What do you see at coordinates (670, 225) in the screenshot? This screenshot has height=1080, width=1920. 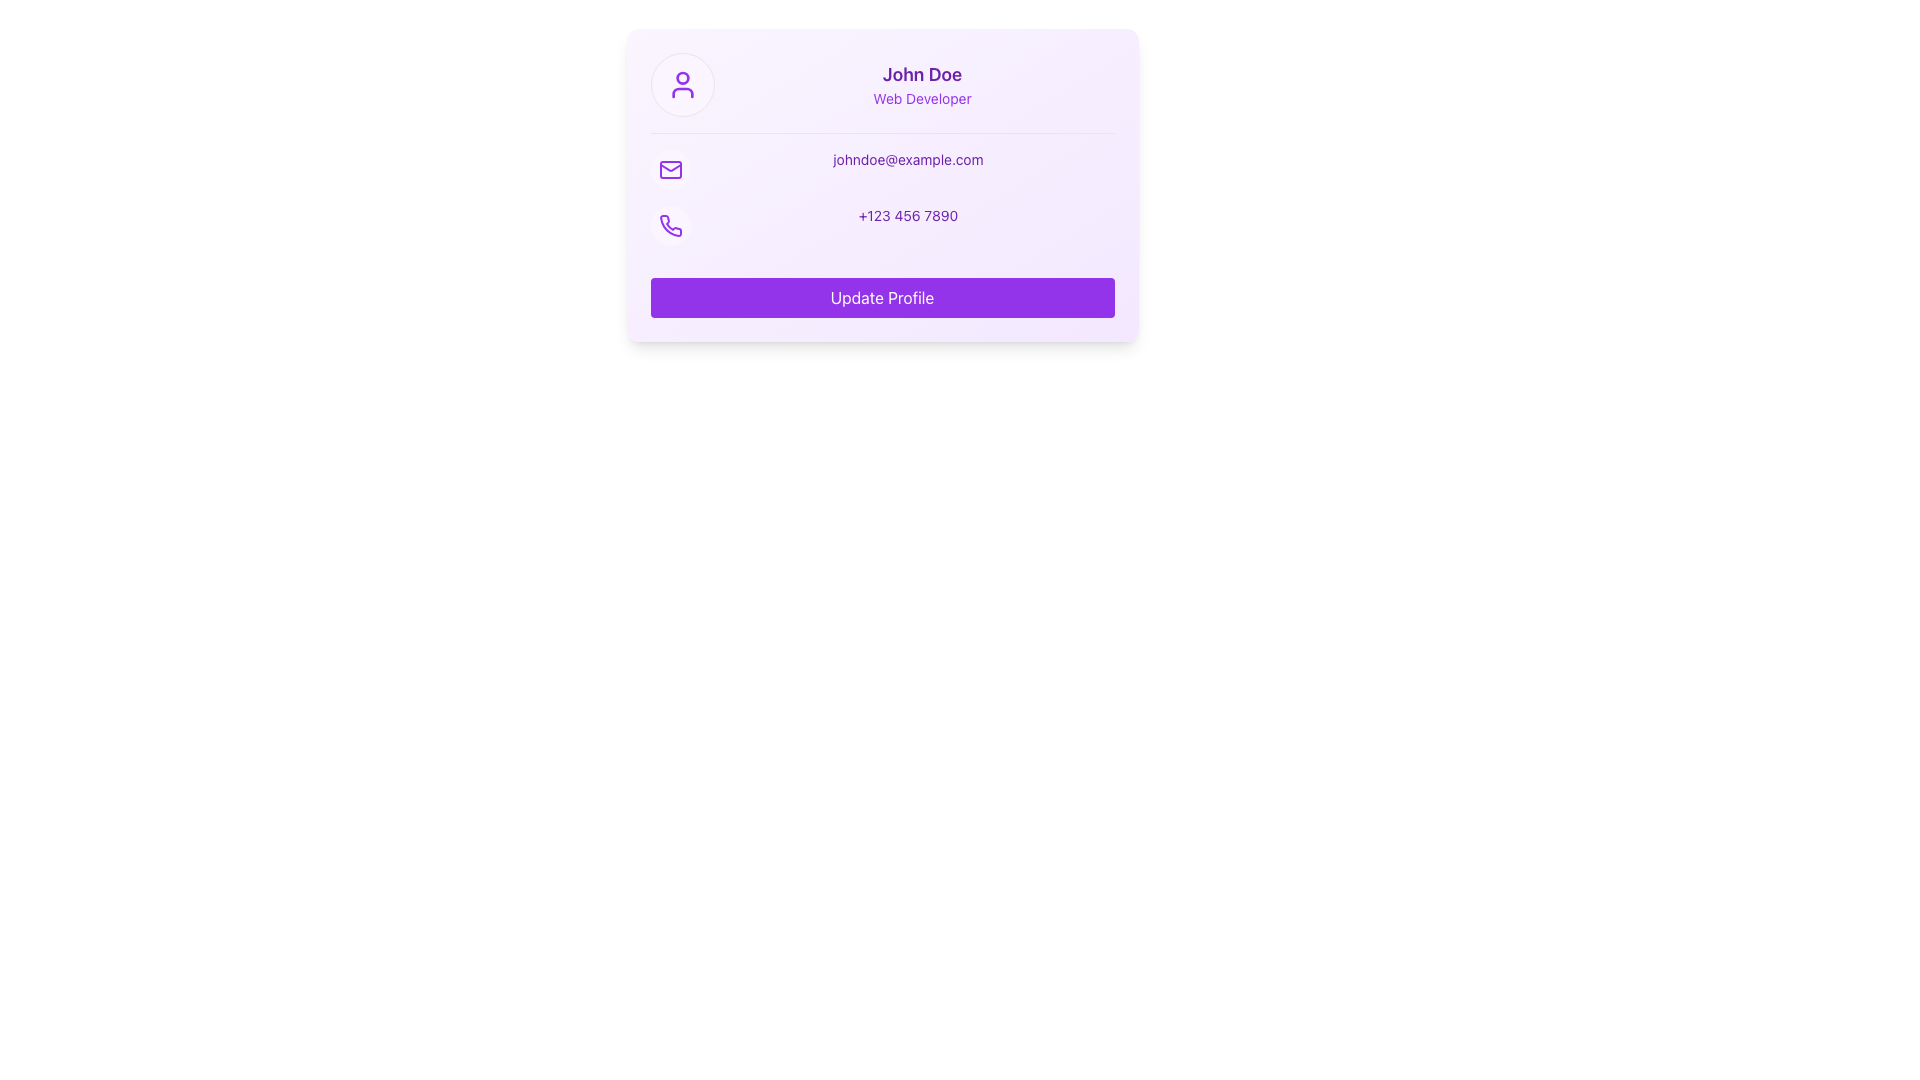 I see `the phone contact detail icon, which is visually represented and located to the left of the phone number '+123 456 7890'` at bounding box center [670, 225].